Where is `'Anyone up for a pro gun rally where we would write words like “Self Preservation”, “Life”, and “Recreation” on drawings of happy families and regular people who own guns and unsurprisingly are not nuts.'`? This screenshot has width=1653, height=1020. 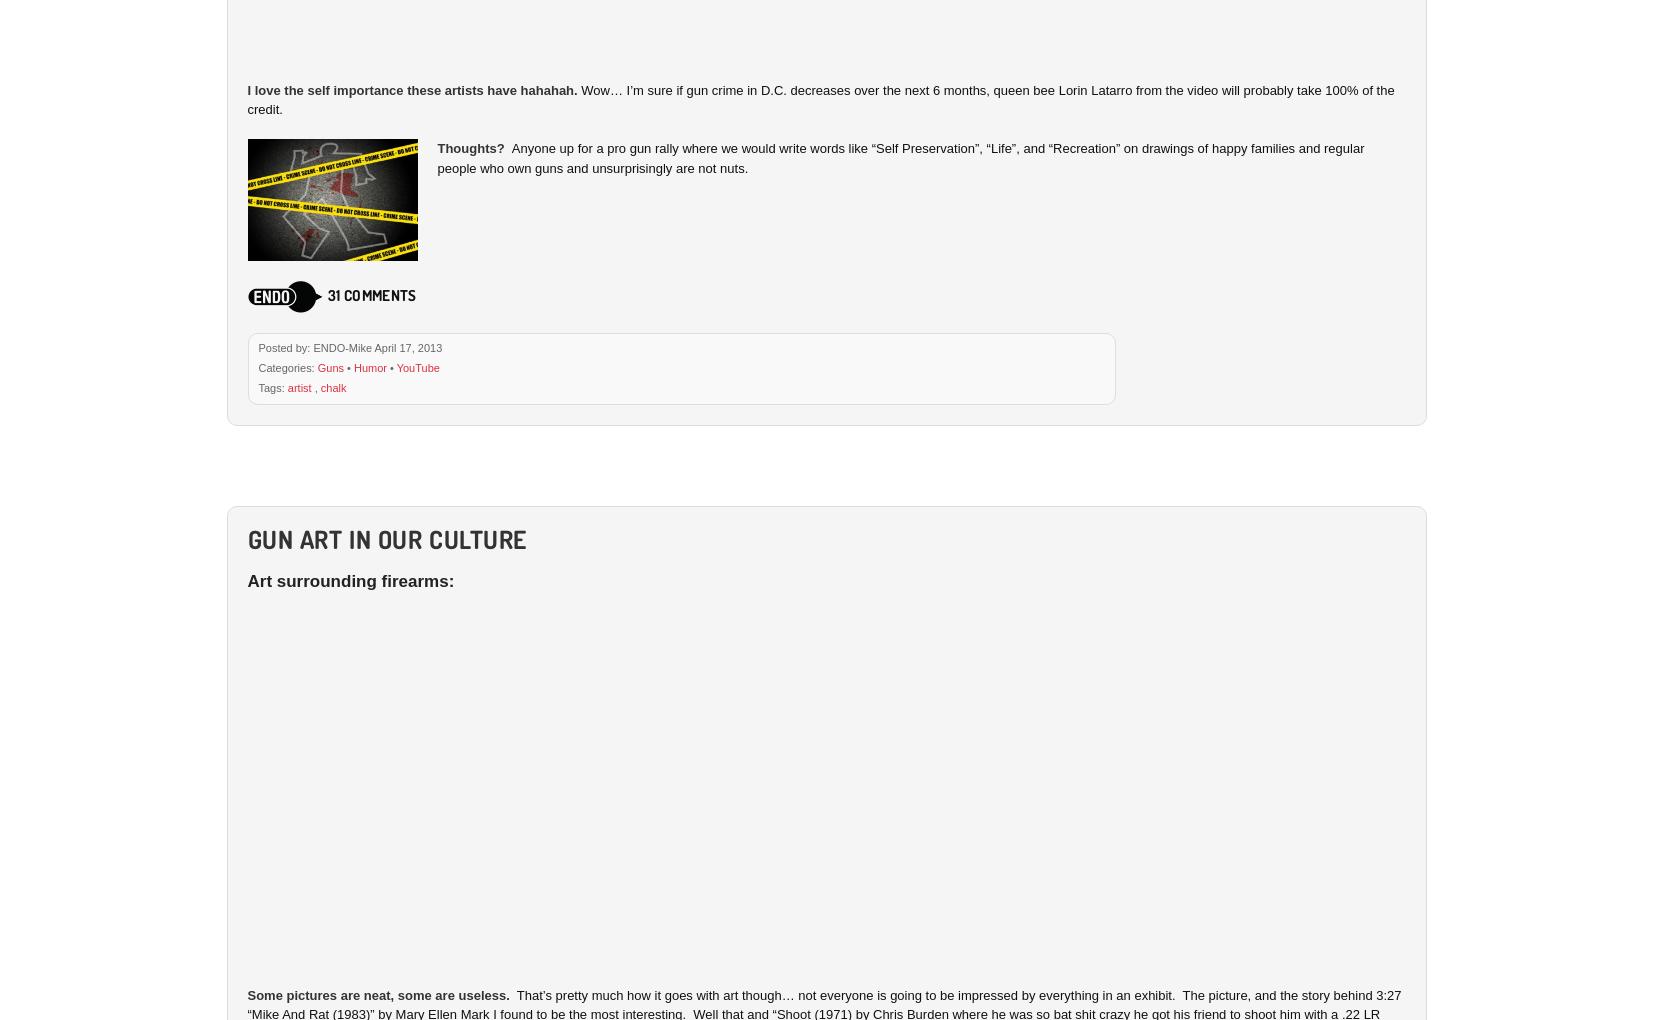 'Anyone up for a pro gun rally where we would write words like “Self Preservation”, “Life”, and “Recreation” on drawings of happy families and regular people who own guns and unsurprisingly are not nuts.' is located at coordinates (900, 157).